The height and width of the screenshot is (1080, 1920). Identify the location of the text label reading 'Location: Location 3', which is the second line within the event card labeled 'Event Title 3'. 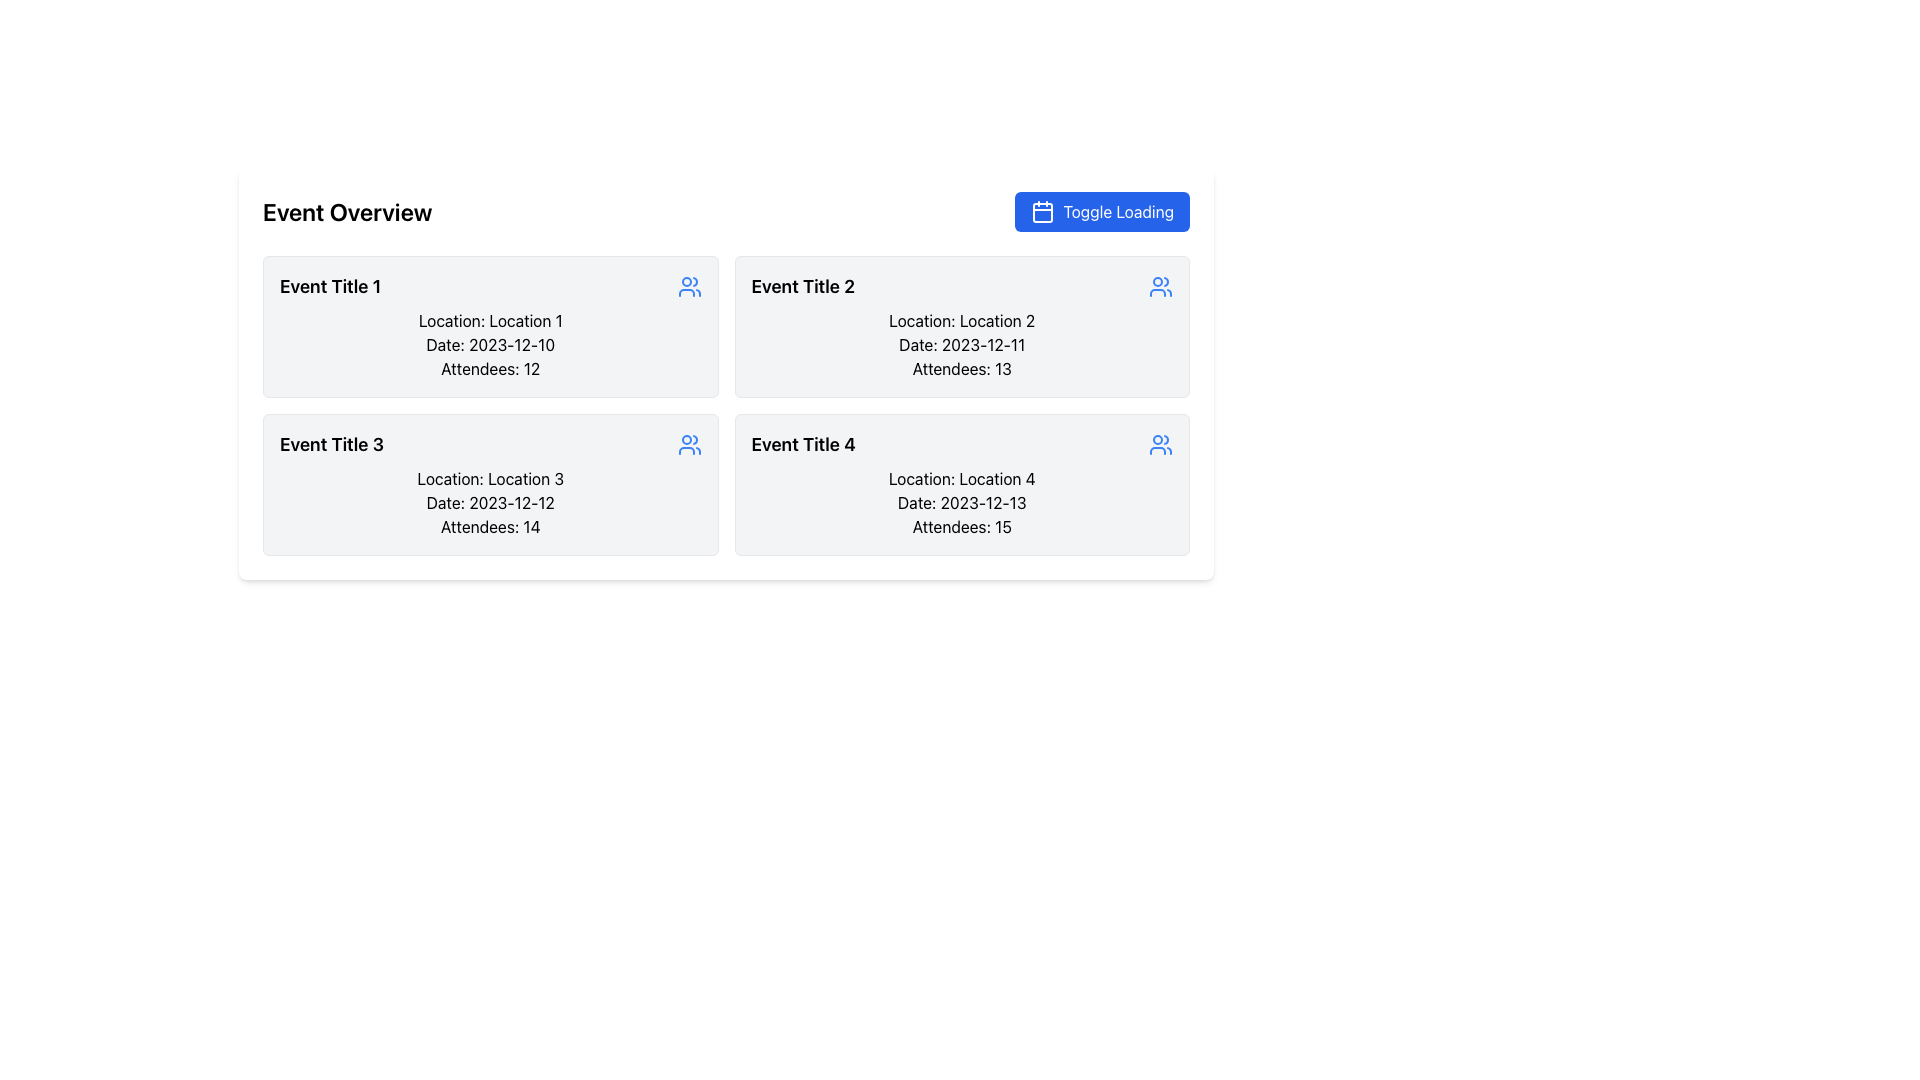
(490, 478).